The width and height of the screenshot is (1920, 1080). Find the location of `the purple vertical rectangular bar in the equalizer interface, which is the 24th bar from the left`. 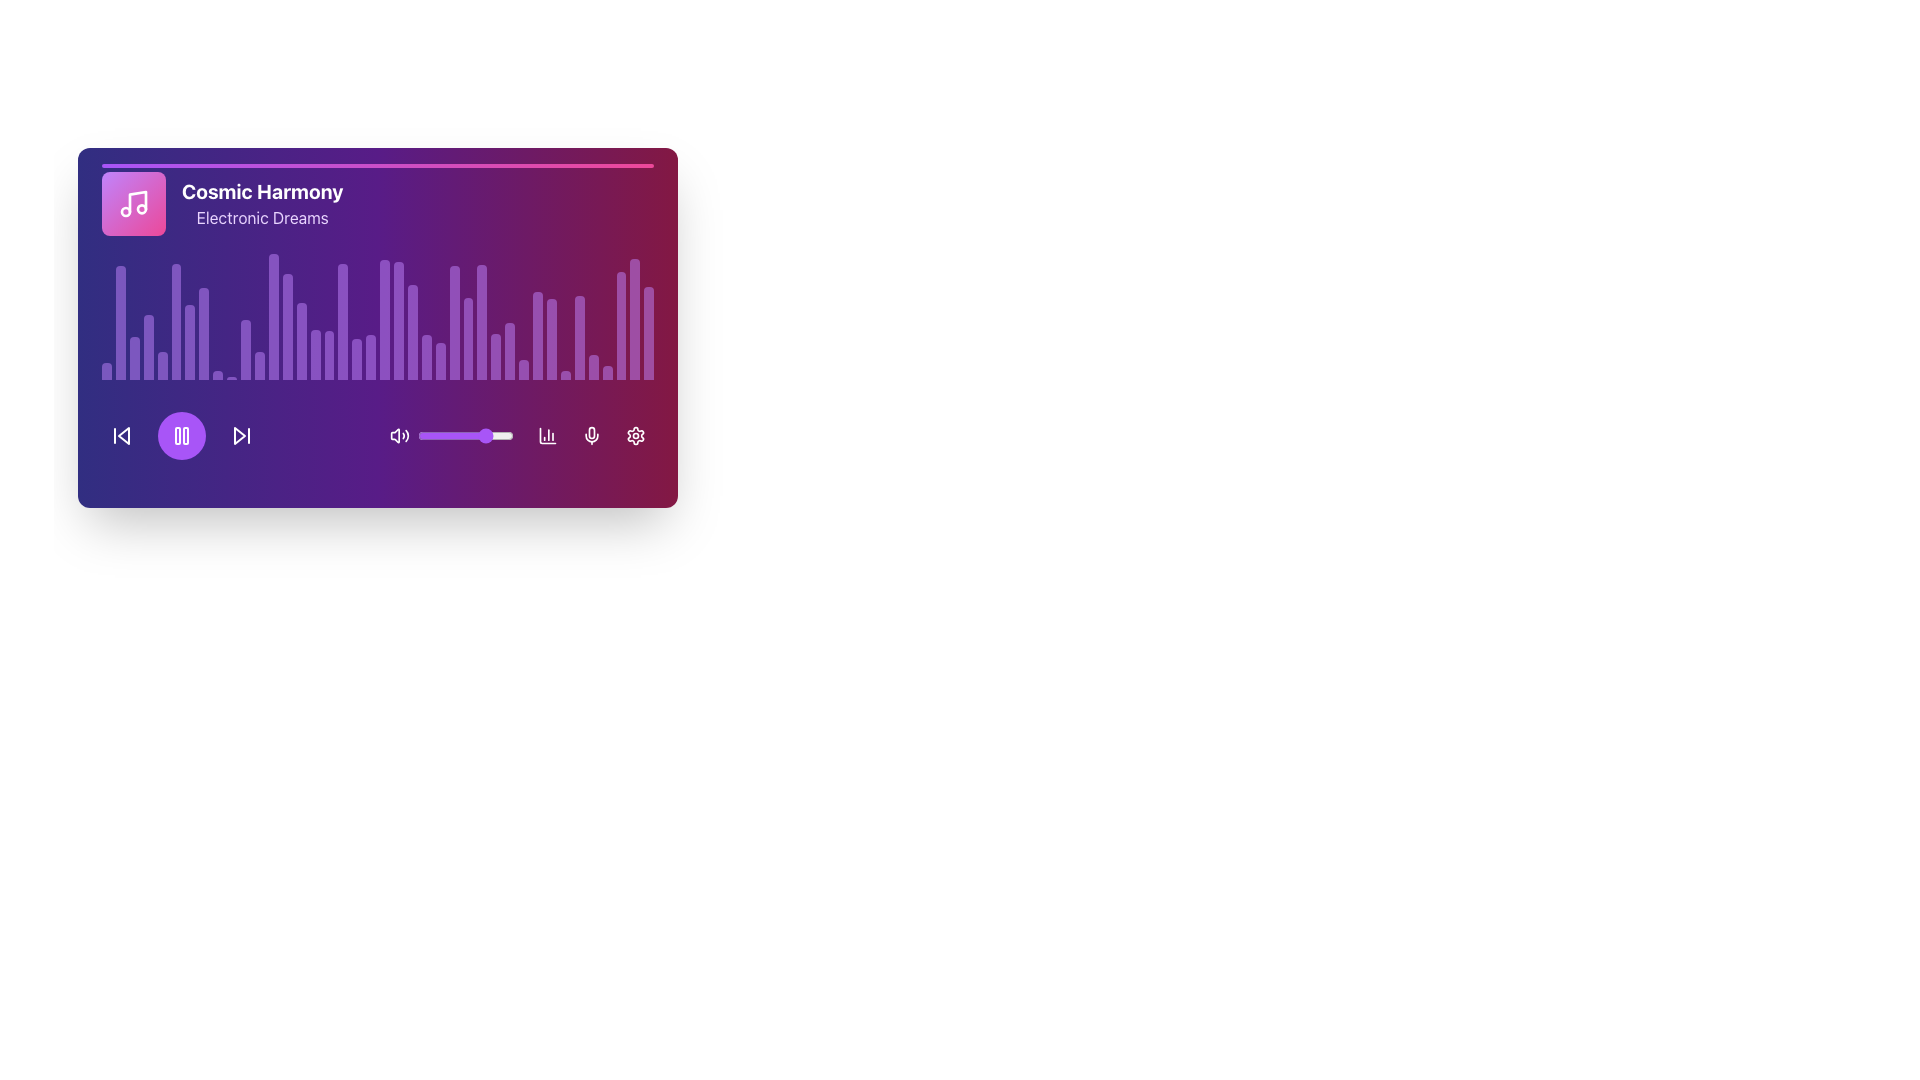

the purple vertical rectangular bar in the equalizer interface, which is the 24th bar from the left is located at coordinates (439, 361).